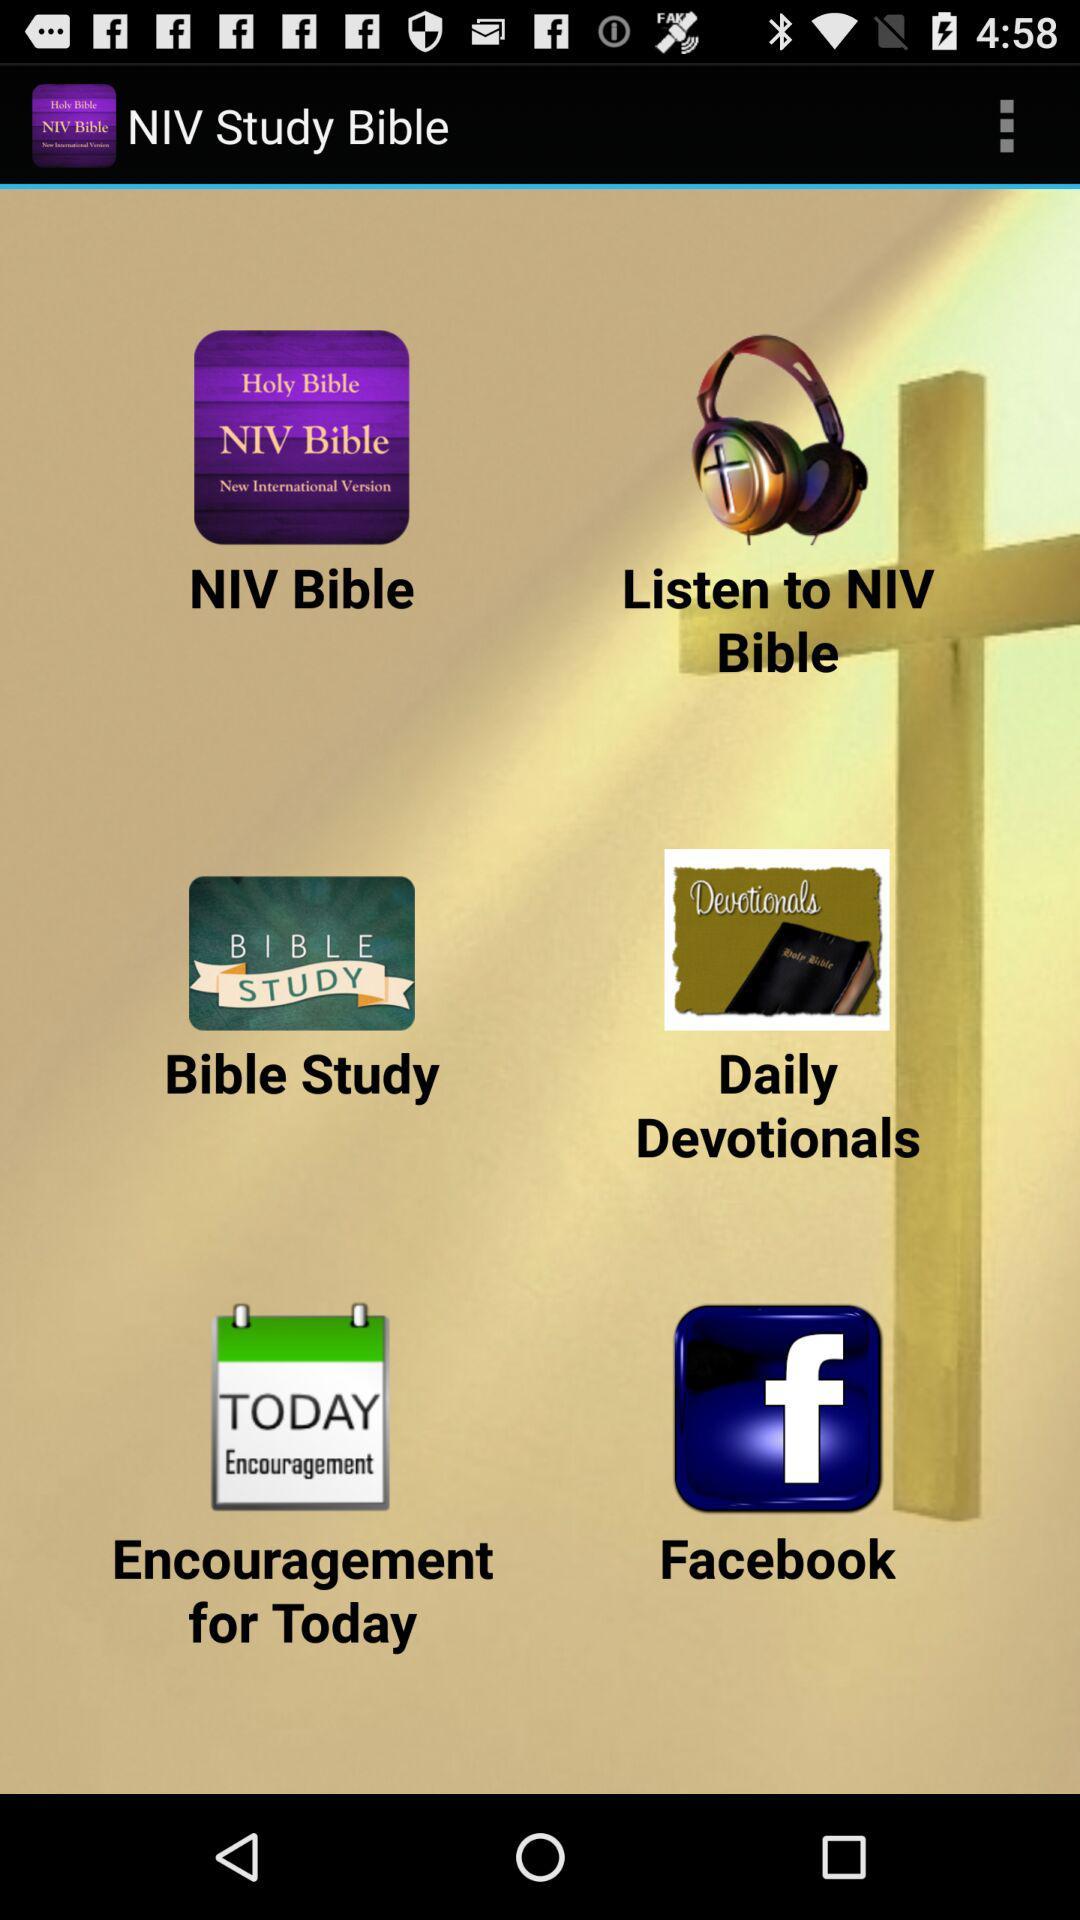  I want to click on the icon next to niv study bible app, so click(1006, 124).